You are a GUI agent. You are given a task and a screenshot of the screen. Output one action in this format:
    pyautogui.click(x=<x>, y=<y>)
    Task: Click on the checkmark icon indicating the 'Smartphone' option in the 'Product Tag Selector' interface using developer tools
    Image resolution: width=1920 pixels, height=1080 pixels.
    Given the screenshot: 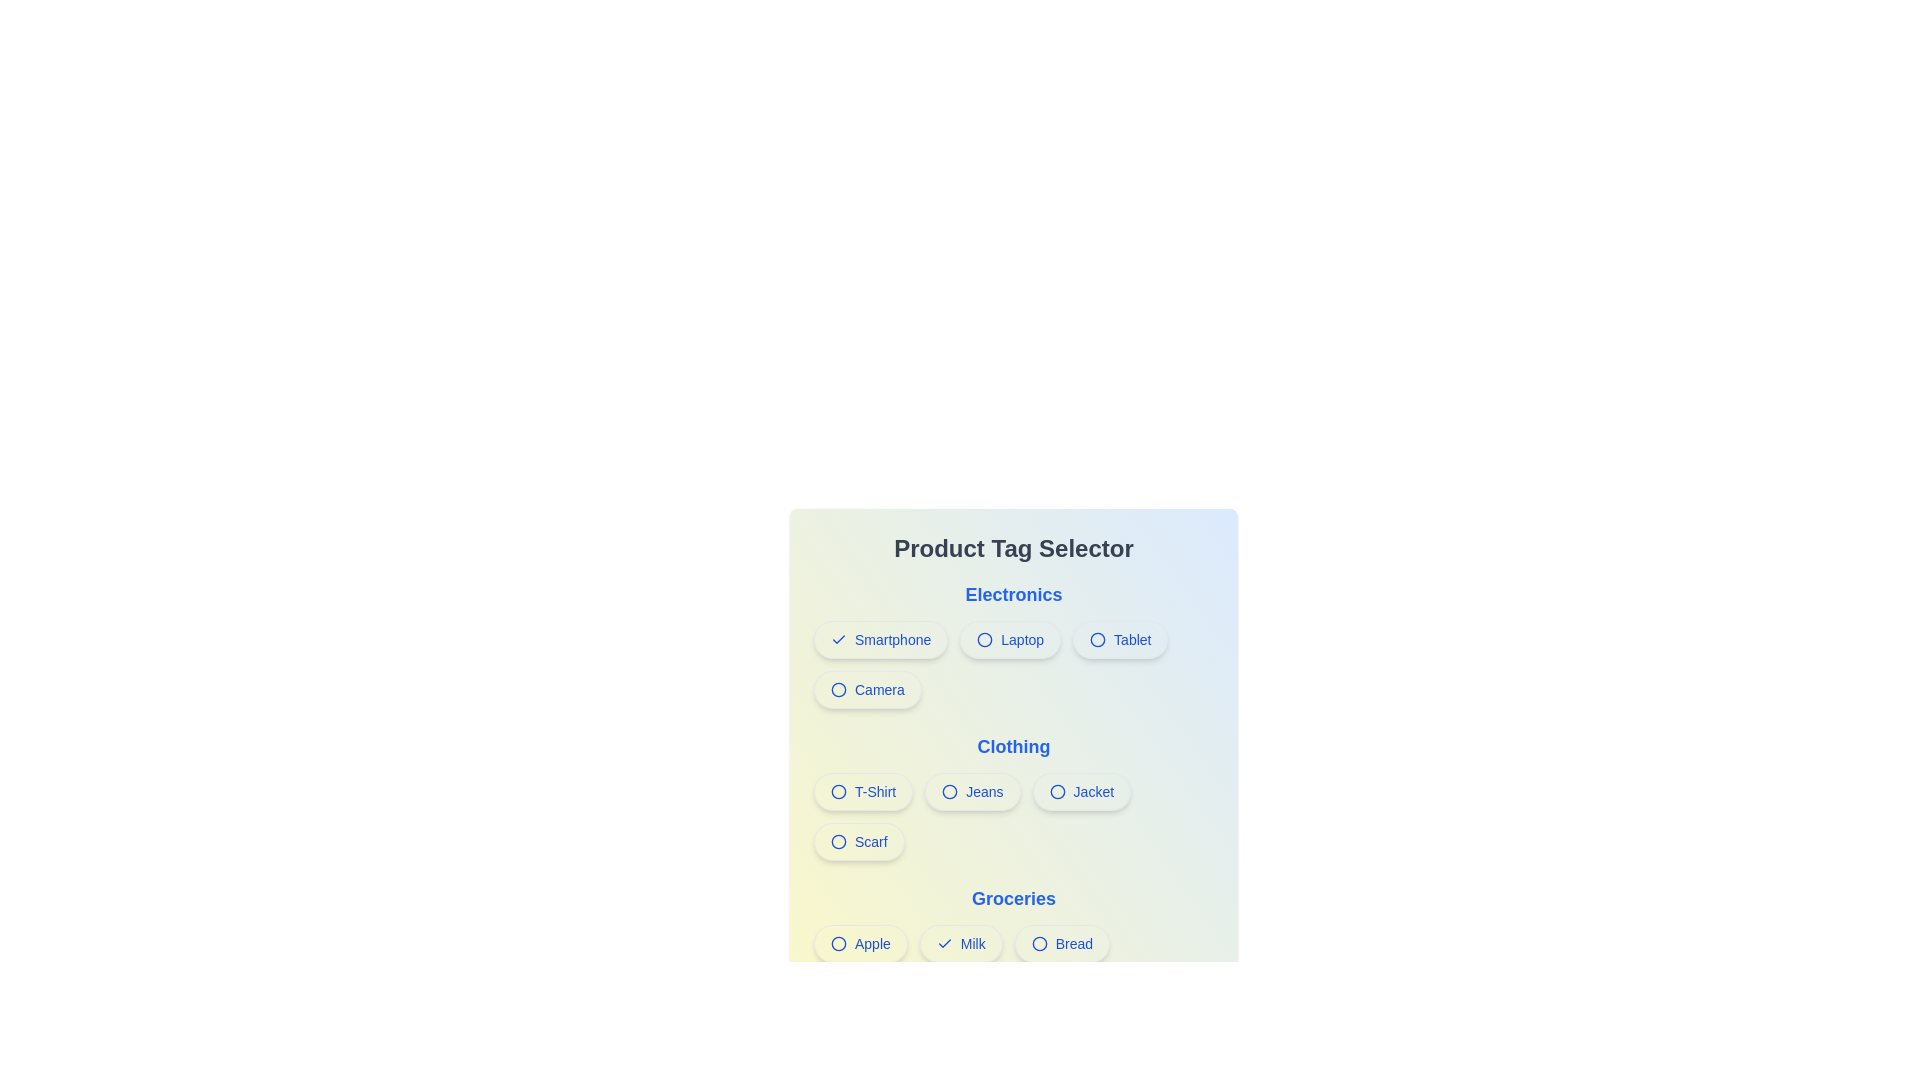 What is the action you would take?
    pyautogui.click(x=839, y=640)
    